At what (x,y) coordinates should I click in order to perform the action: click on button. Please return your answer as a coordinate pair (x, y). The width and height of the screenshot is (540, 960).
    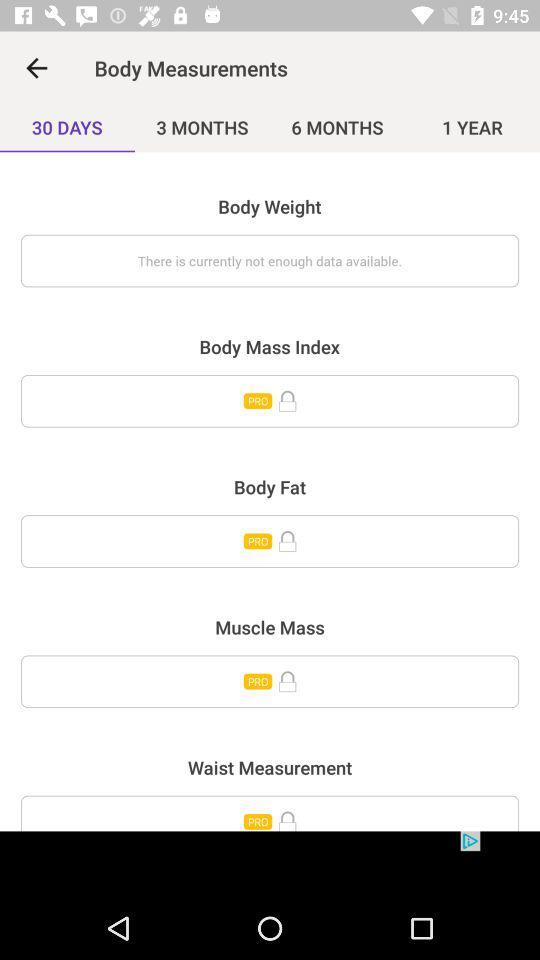
    Looking at the image, I should click on (270, 681).